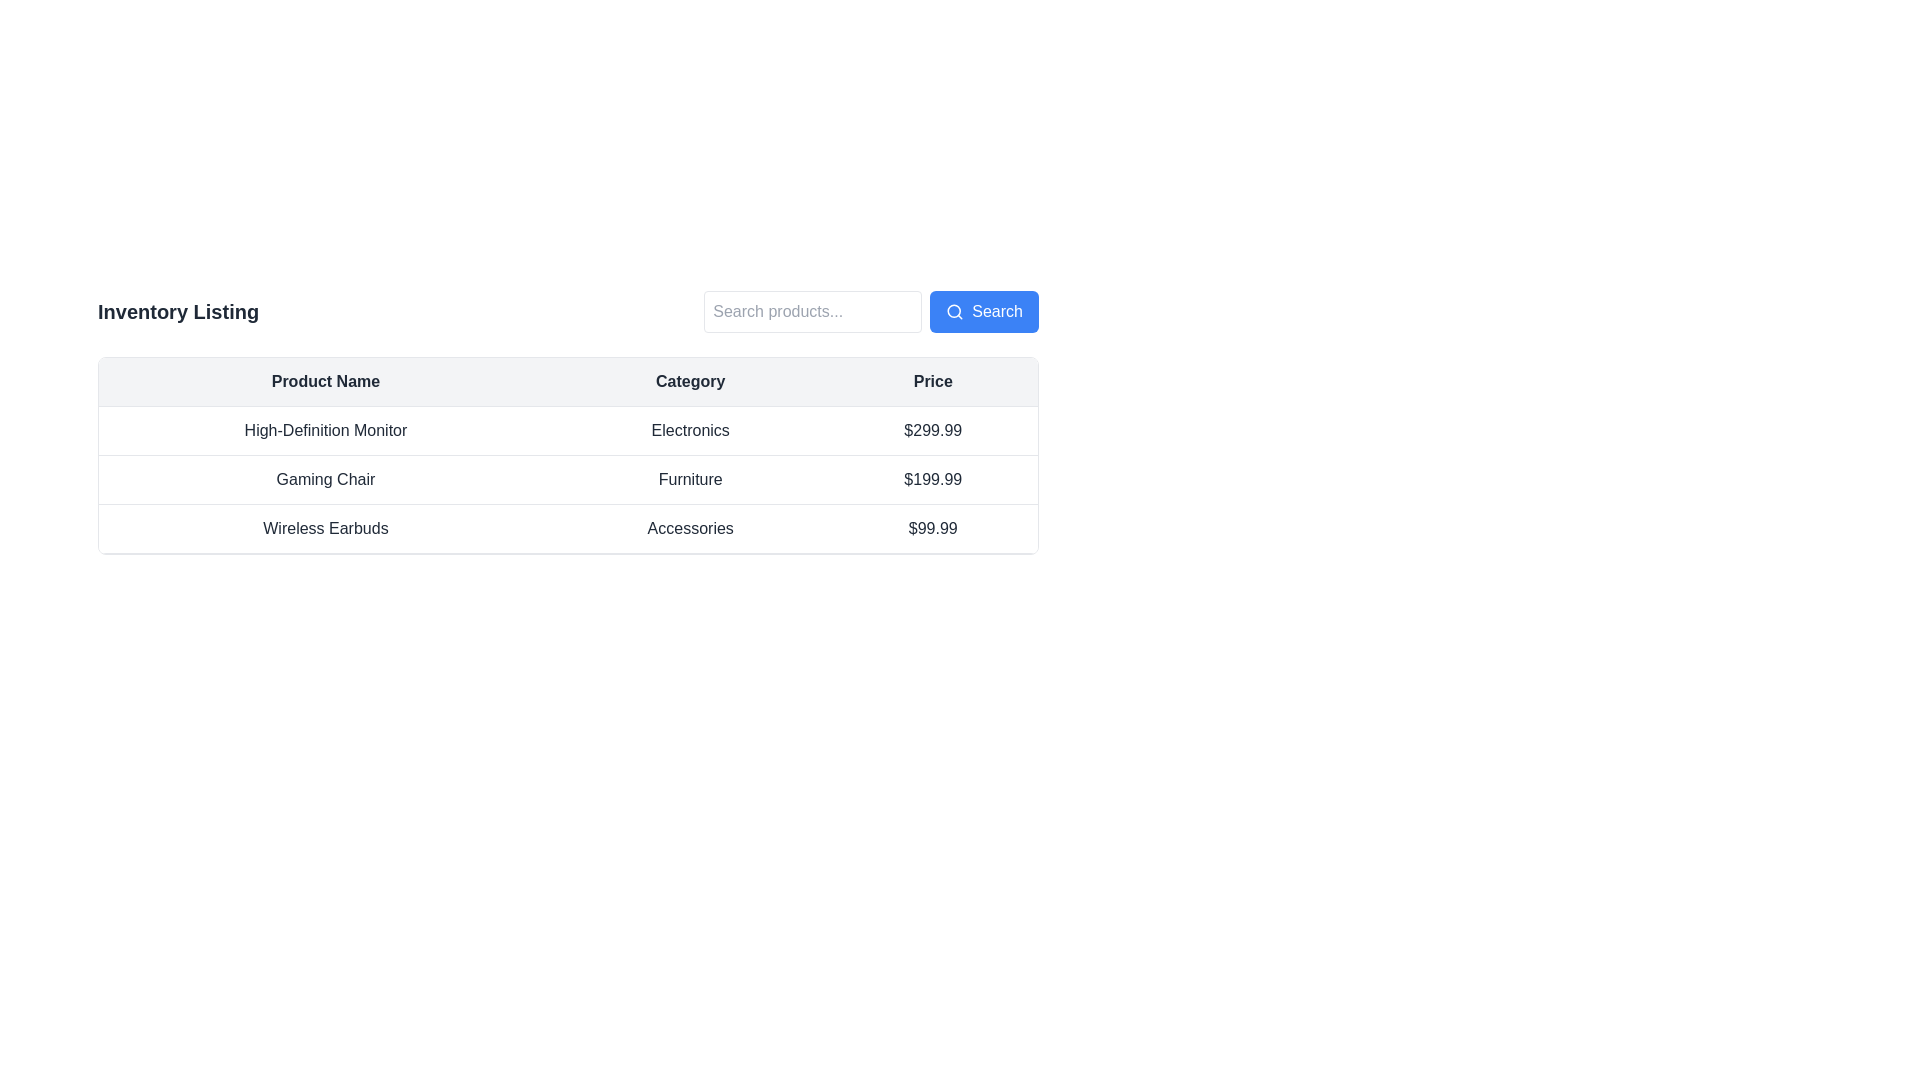 The width and height of the screenshot is (1920, 1080). I want to click on within the input field of the Search bar located in the Inventory Listing section to type a query, so click(871, 312).